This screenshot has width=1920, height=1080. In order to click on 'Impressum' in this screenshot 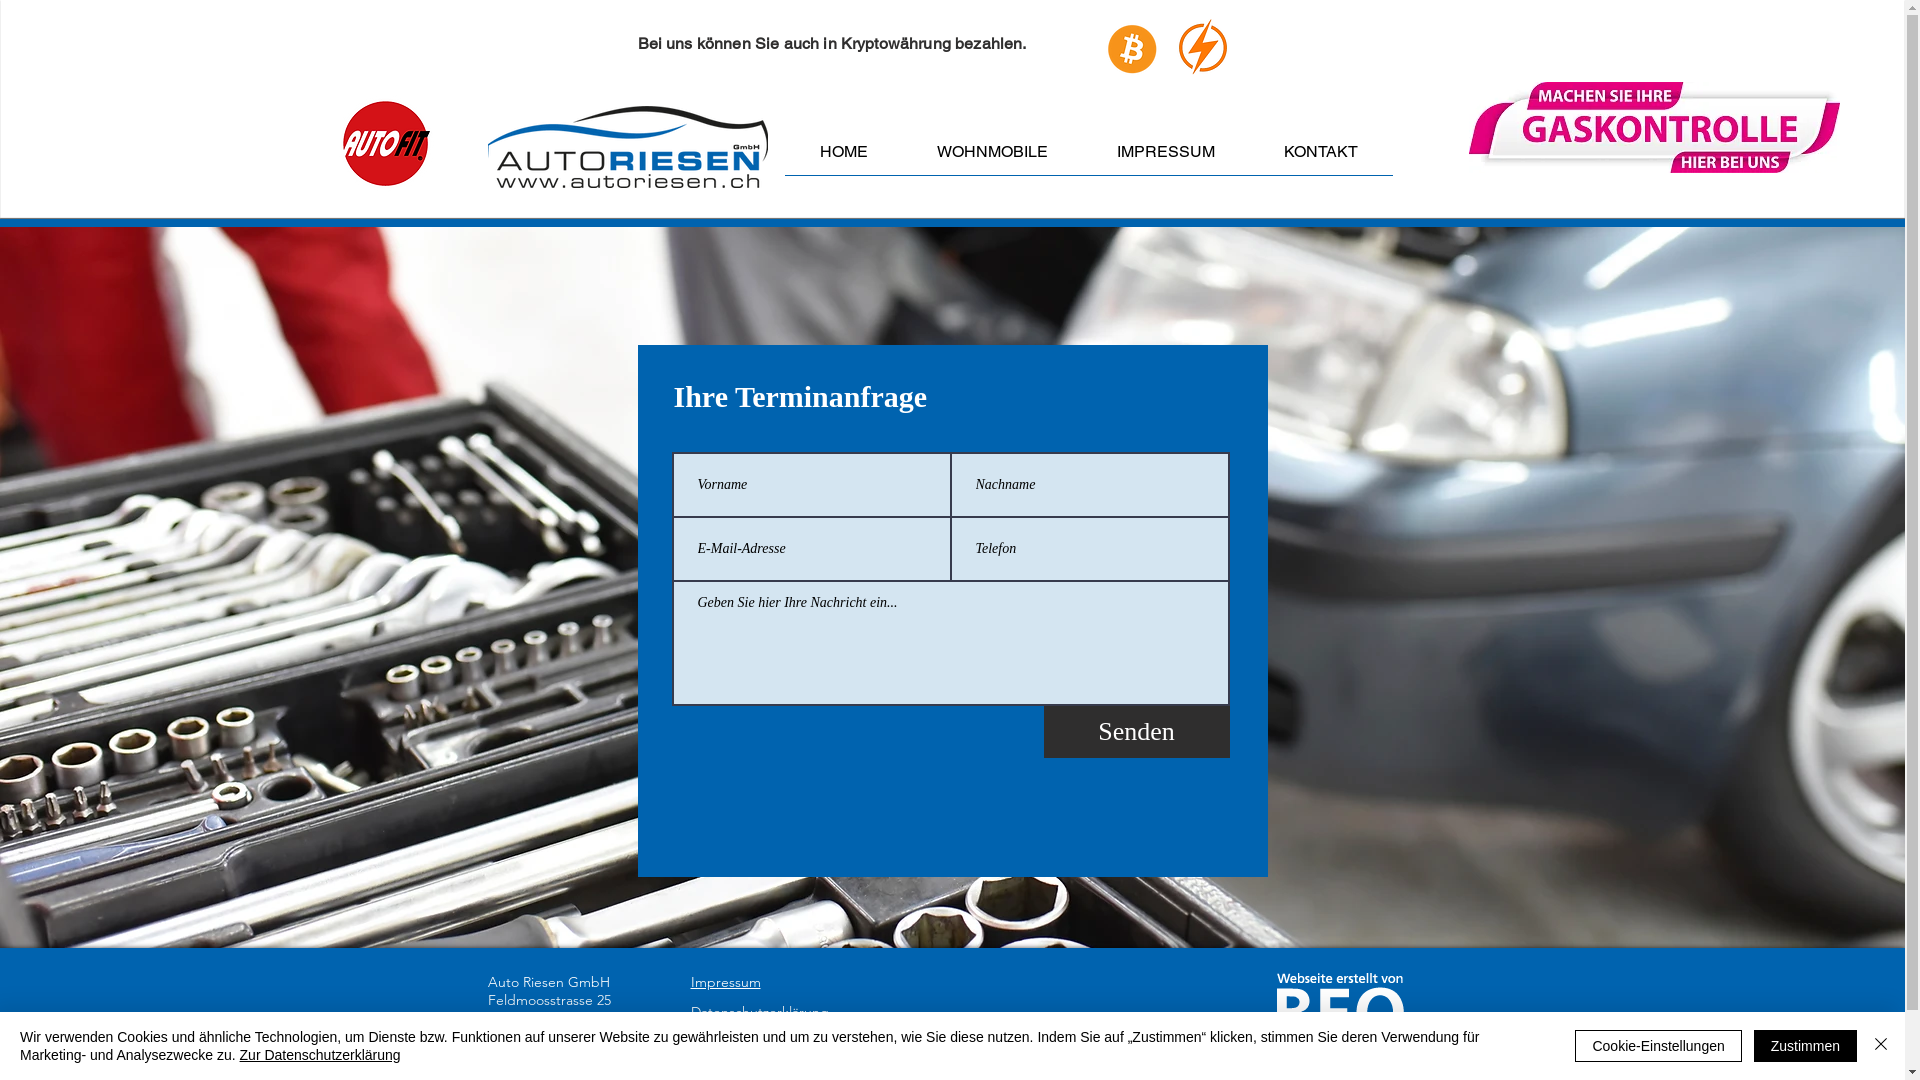, I will do `click(723, 981)`.